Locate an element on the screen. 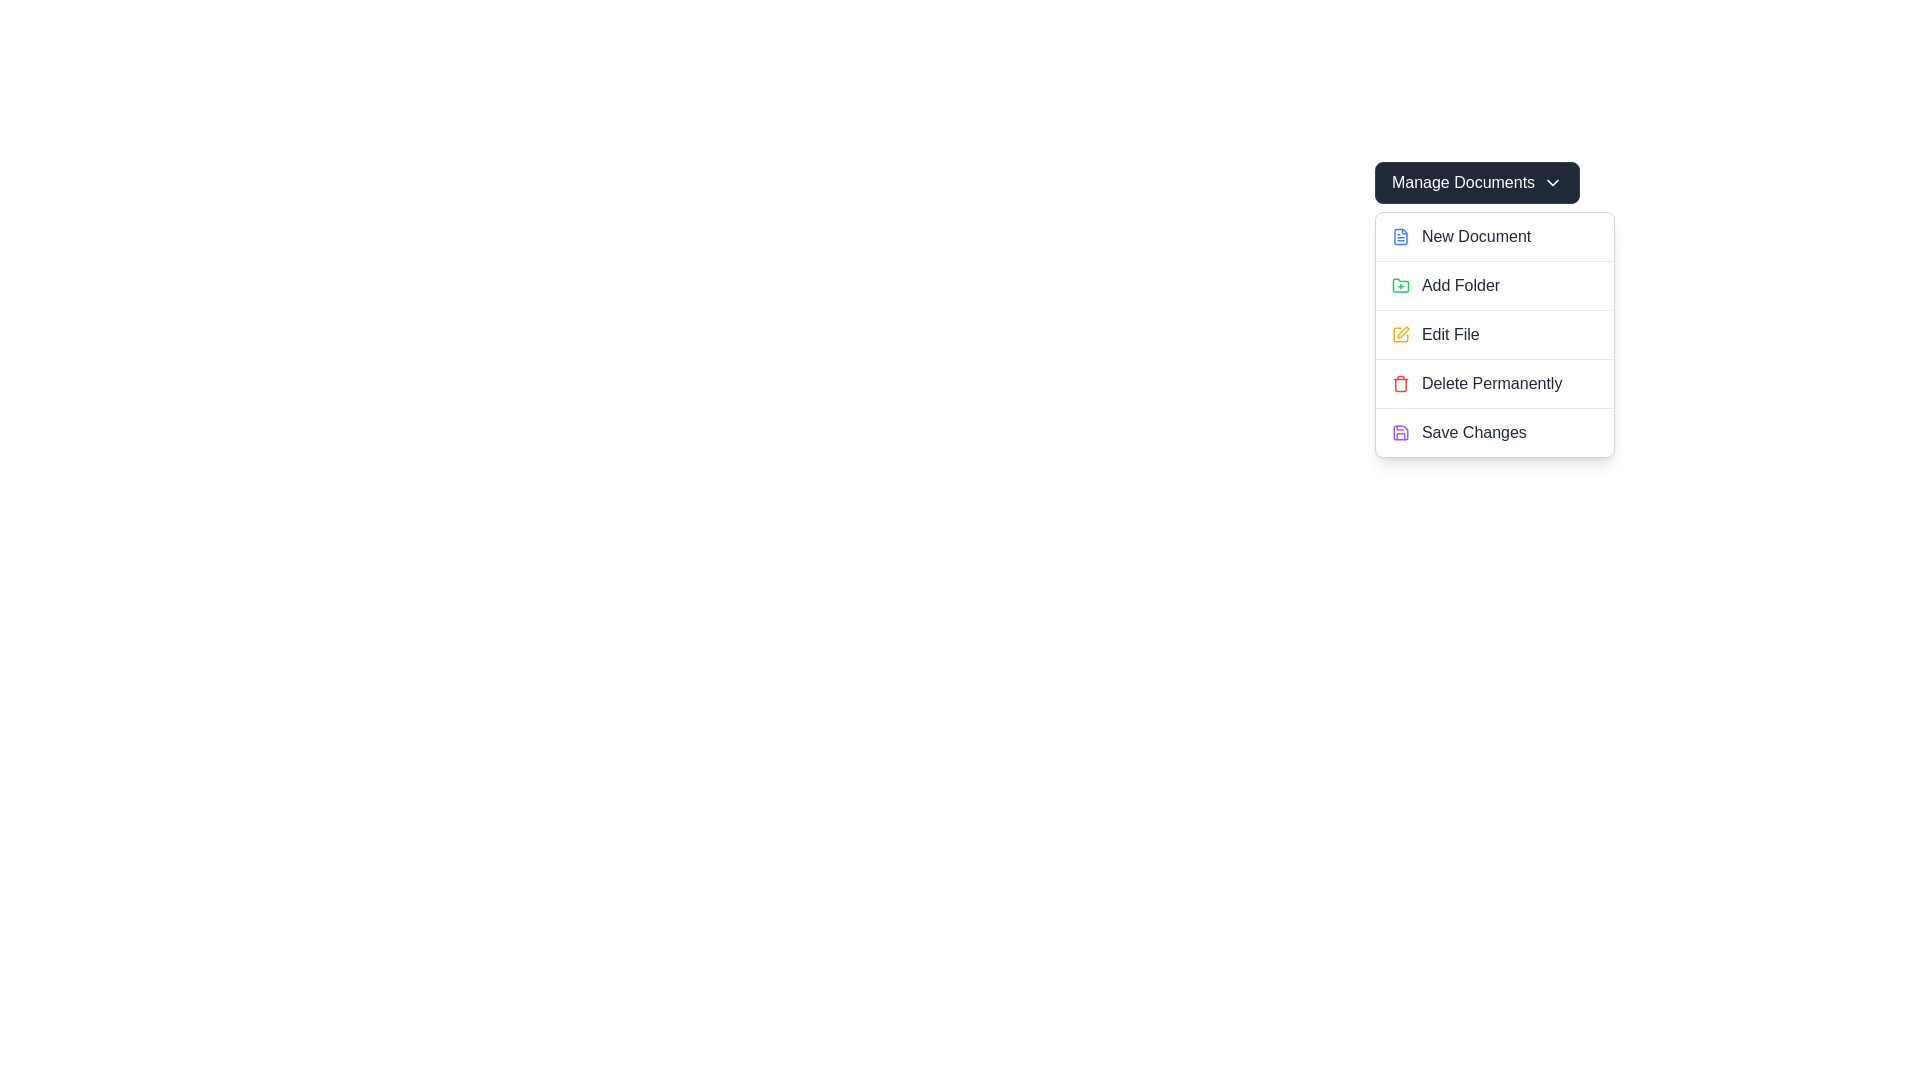 The image size is (1920, 1080). the 'Edit File' icon in the dropdown menu, which is positioned to the left of the 'Edit File' text is located at coordinates (1399, 334).